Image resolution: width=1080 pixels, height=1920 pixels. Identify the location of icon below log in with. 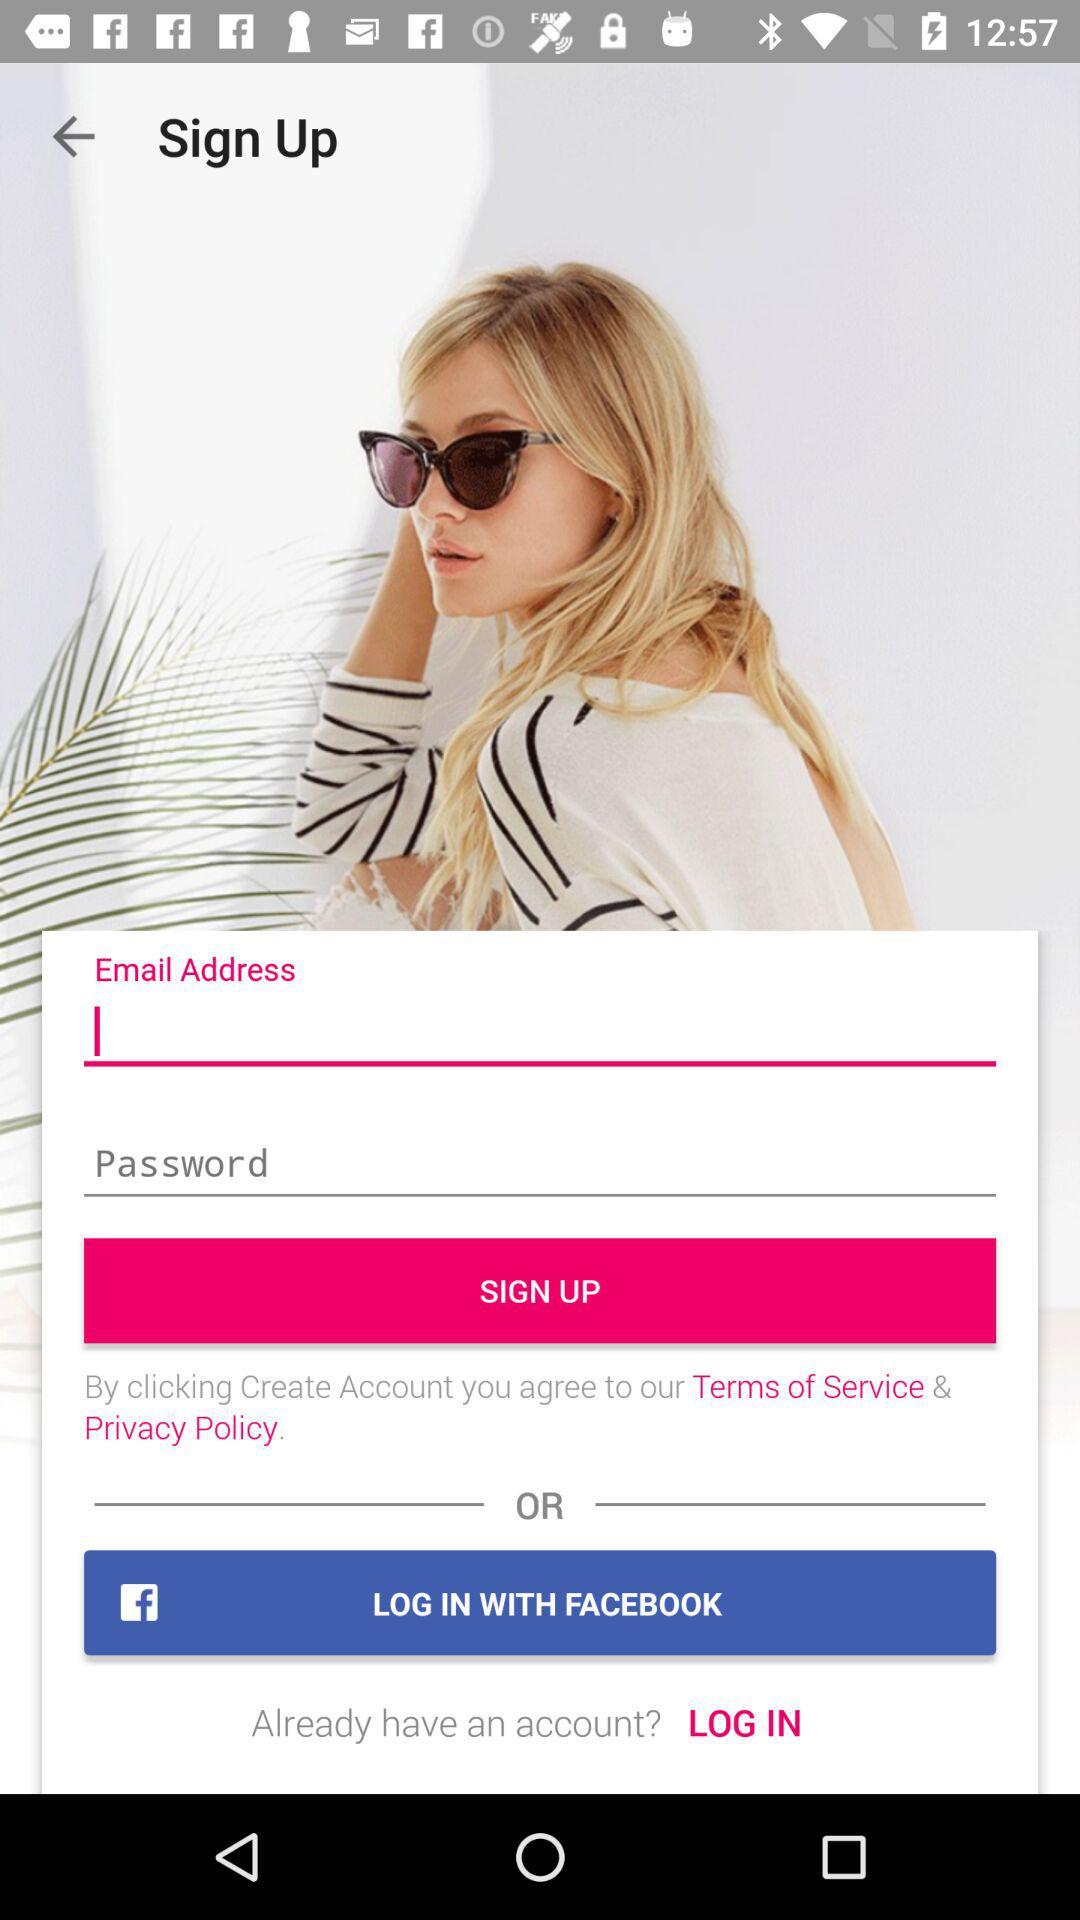
(456, 1721).